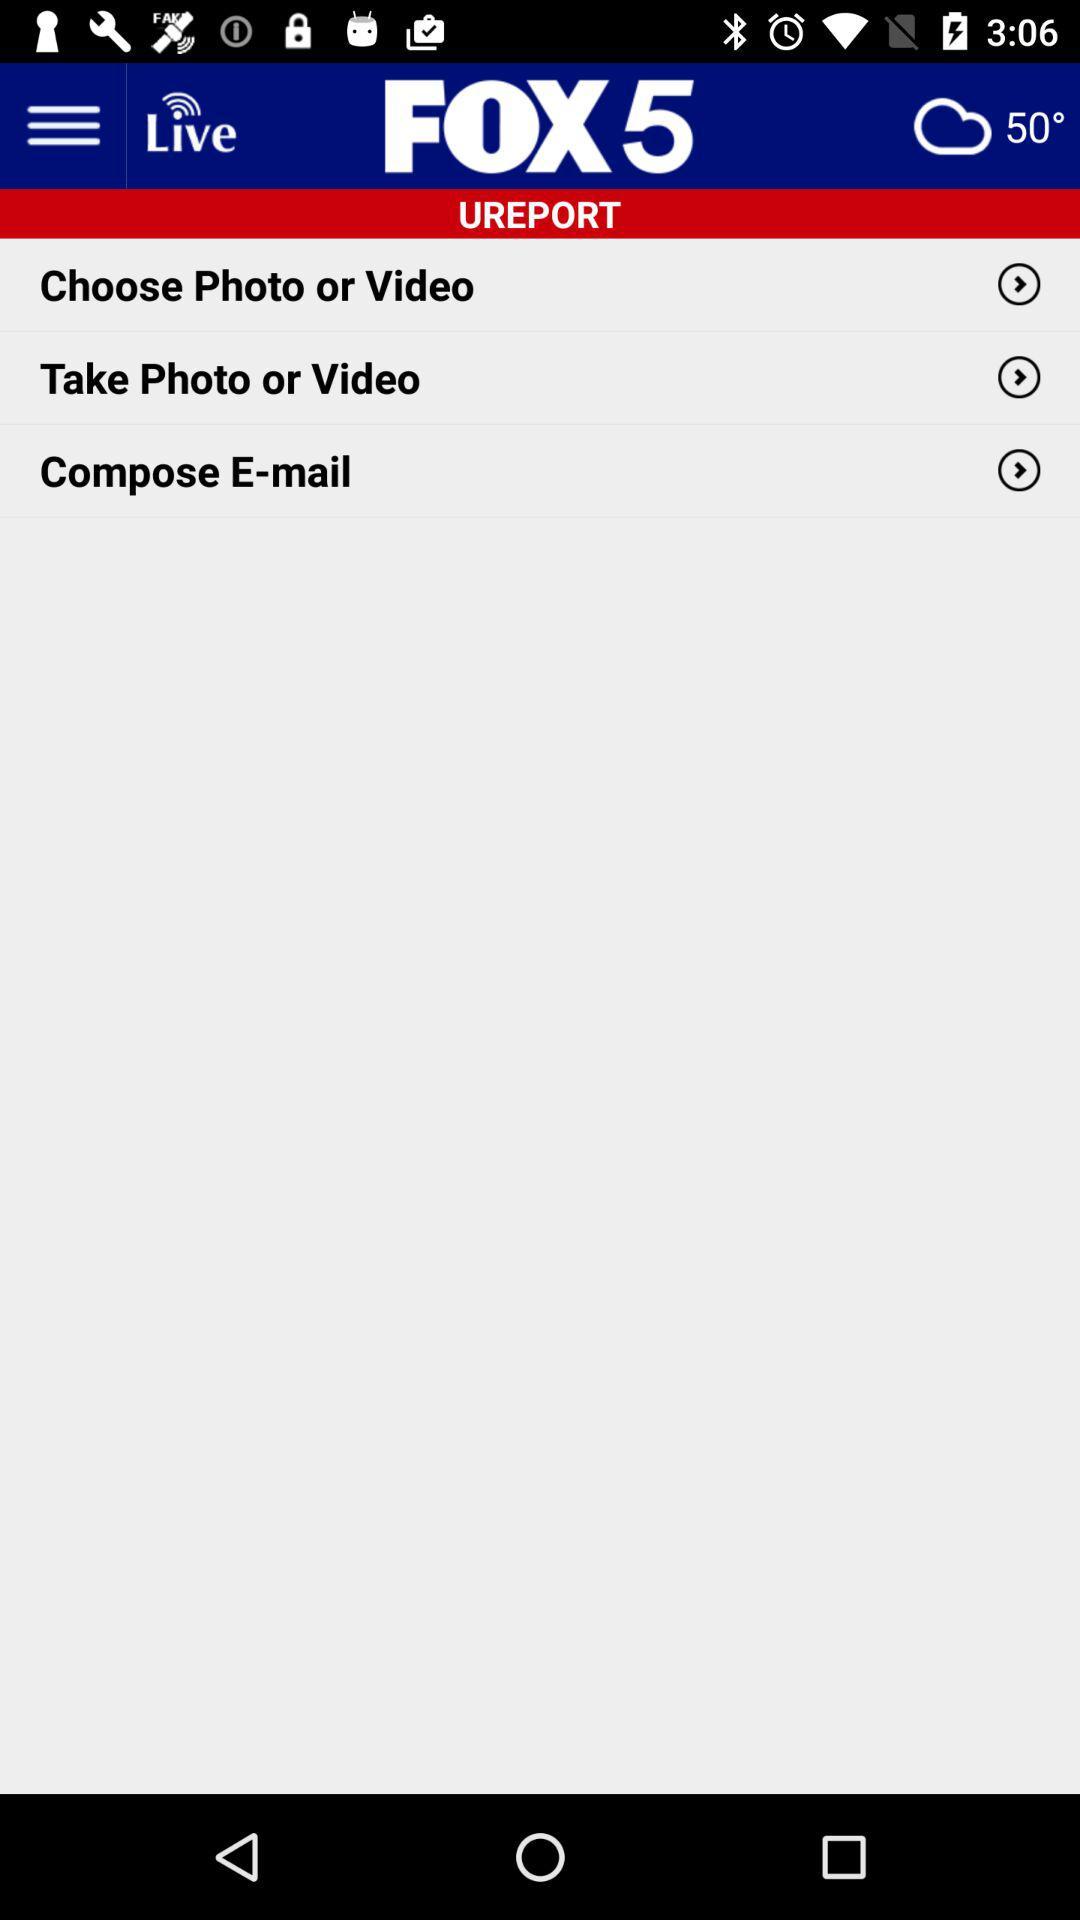 The height and width of the screenshot is (1920, 1080). What do you see at coordinates (540, 124) in the screenshot?
I see `a text fox5 which is above ureport on a page` at bounding box center [540, 124].